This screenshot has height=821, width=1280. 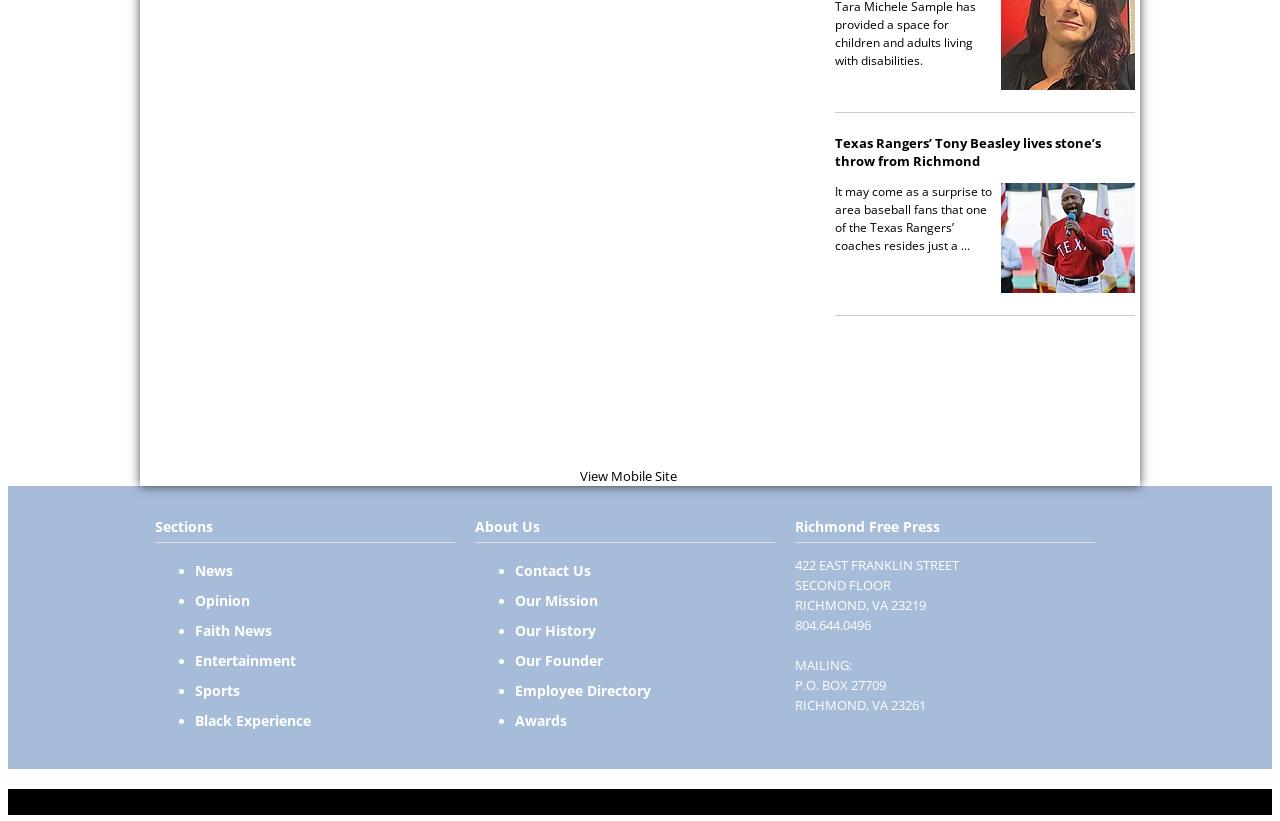 What do you see at coordinates (867, 526) in the screenshot?
I see `'Richmond Free Press'` at bounding box center [867, 526].